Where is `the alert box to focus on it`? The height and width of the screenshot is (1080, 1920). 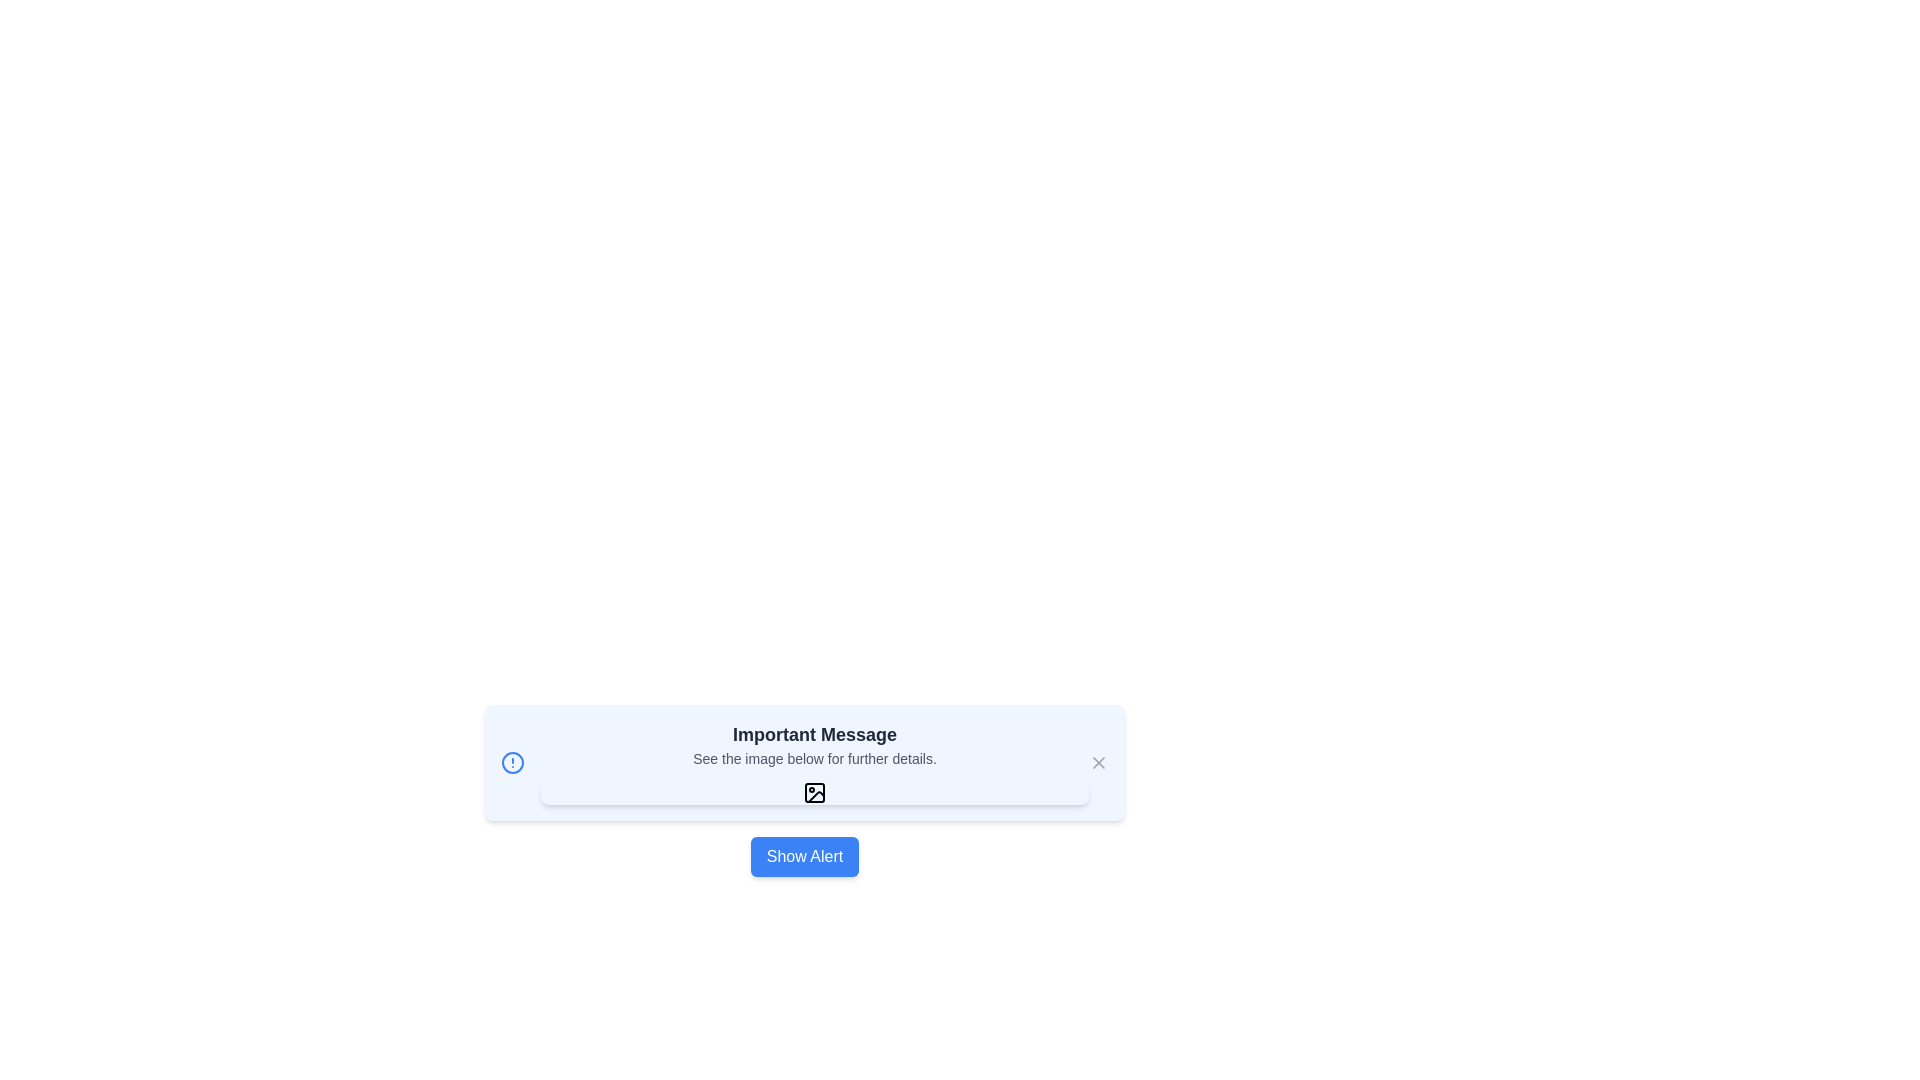
the alert box to focus on it is located at coordinates (805, 763).